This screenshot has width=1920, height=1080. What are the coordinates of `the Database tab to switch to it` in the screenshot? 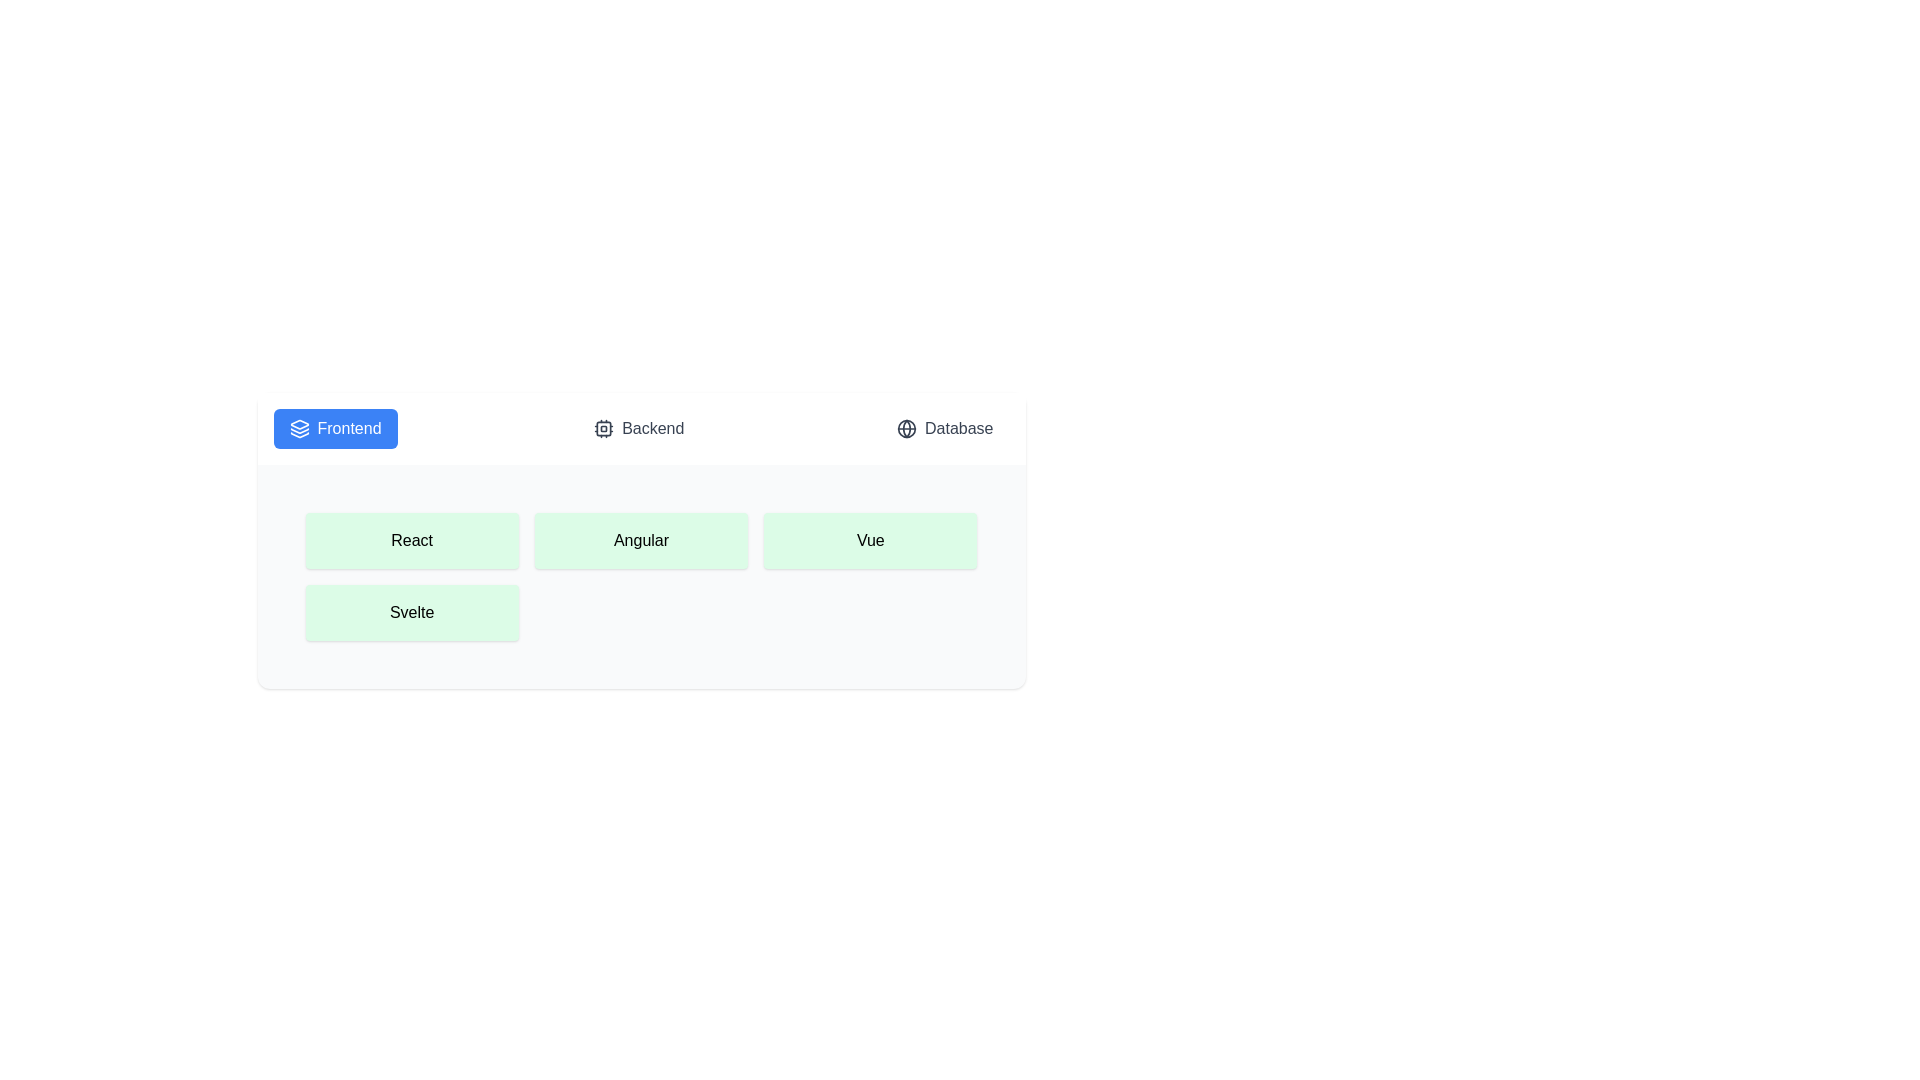 It's located at (944, 427).